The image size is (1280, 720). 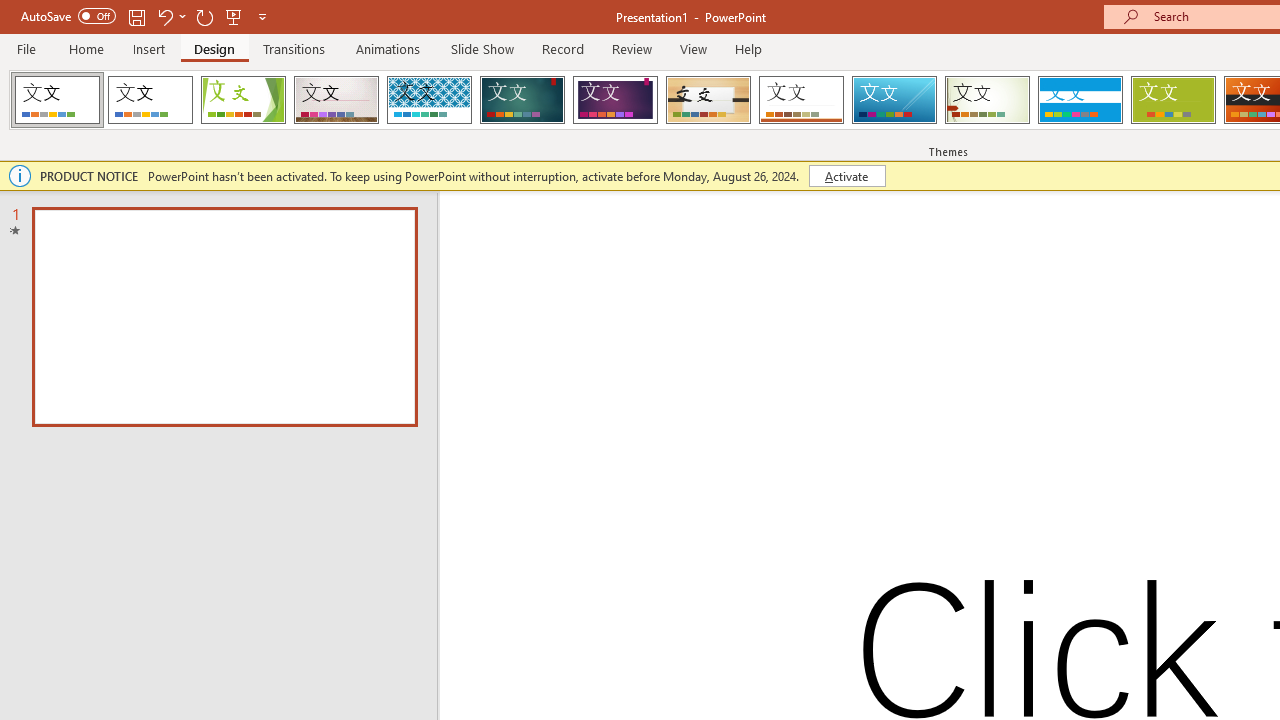 What do you see at coordinates (149, 100) in the screenshot?
I see `'Office Theme'` at bounding box center [149, 100].